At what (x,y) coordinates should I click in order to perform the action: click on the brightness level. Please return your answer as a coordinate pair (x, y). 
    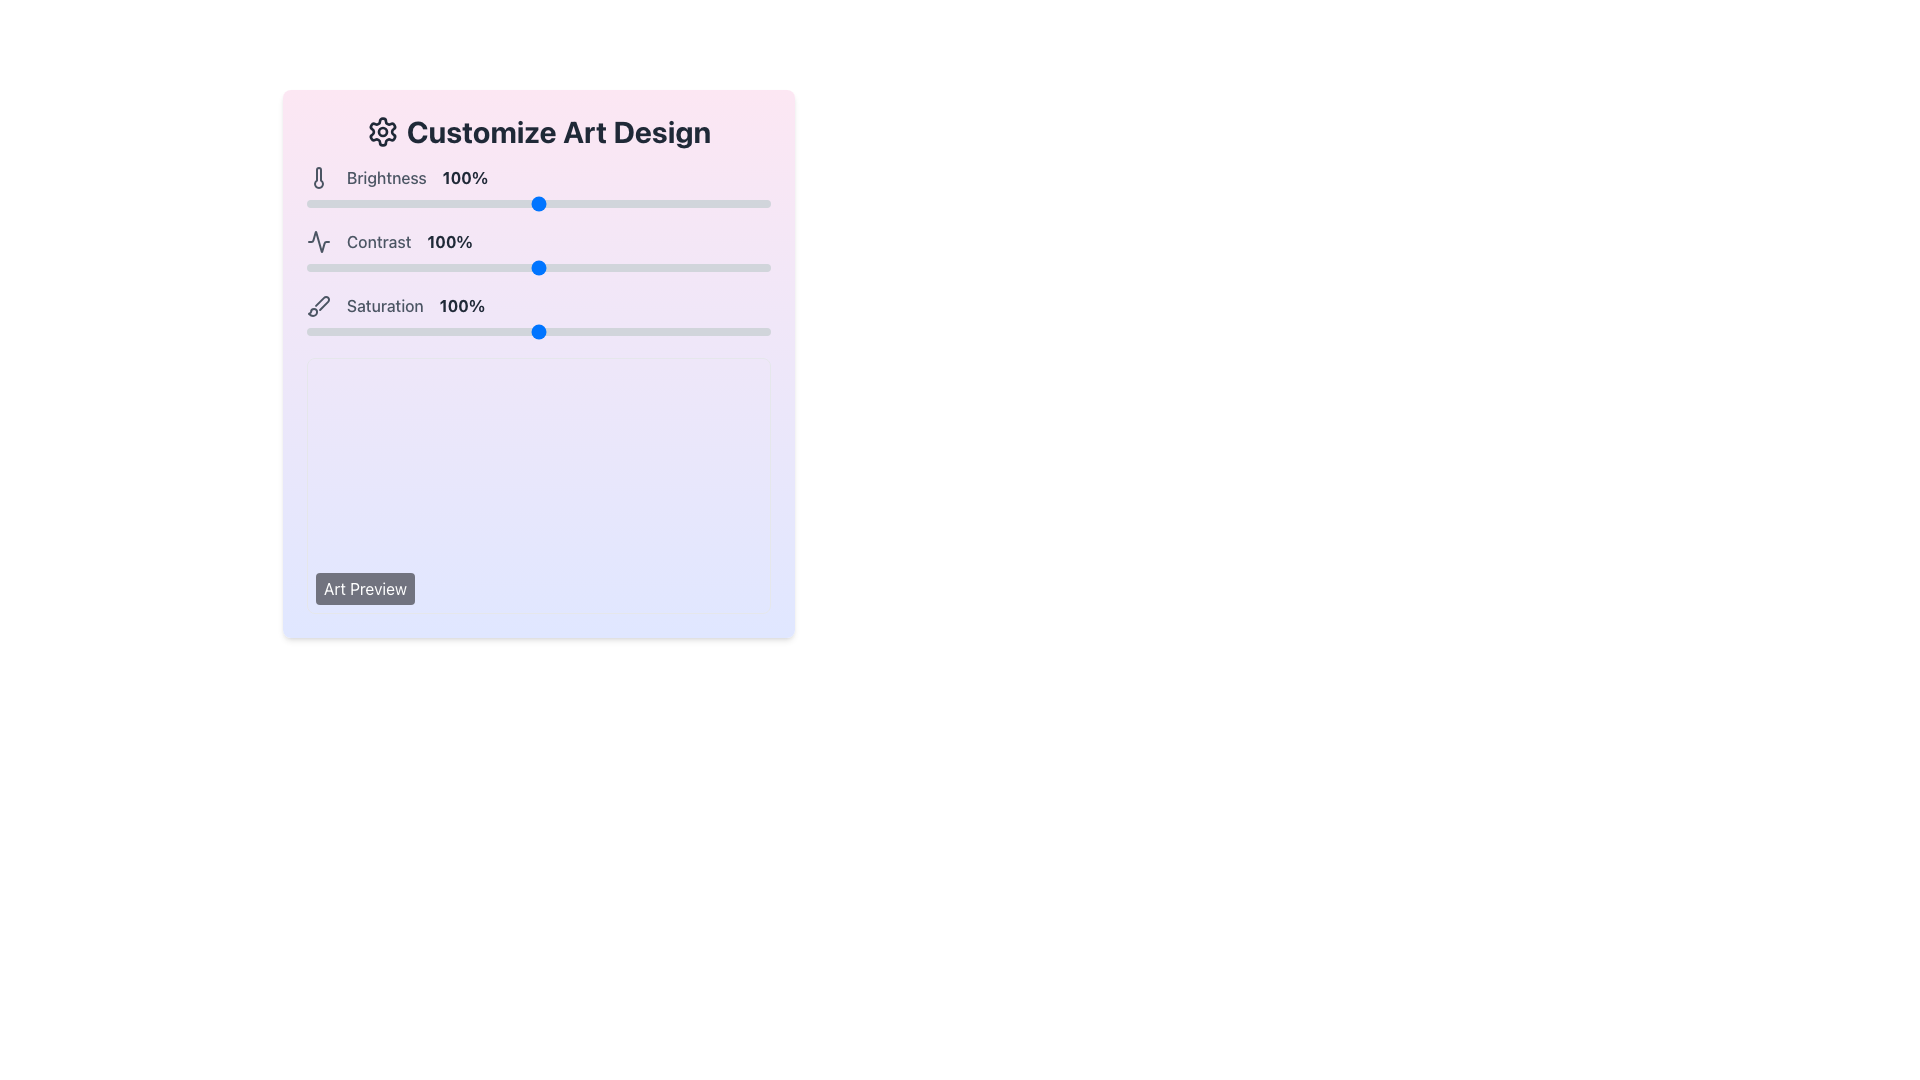
    Looking at the image, I should click on (753, 204).